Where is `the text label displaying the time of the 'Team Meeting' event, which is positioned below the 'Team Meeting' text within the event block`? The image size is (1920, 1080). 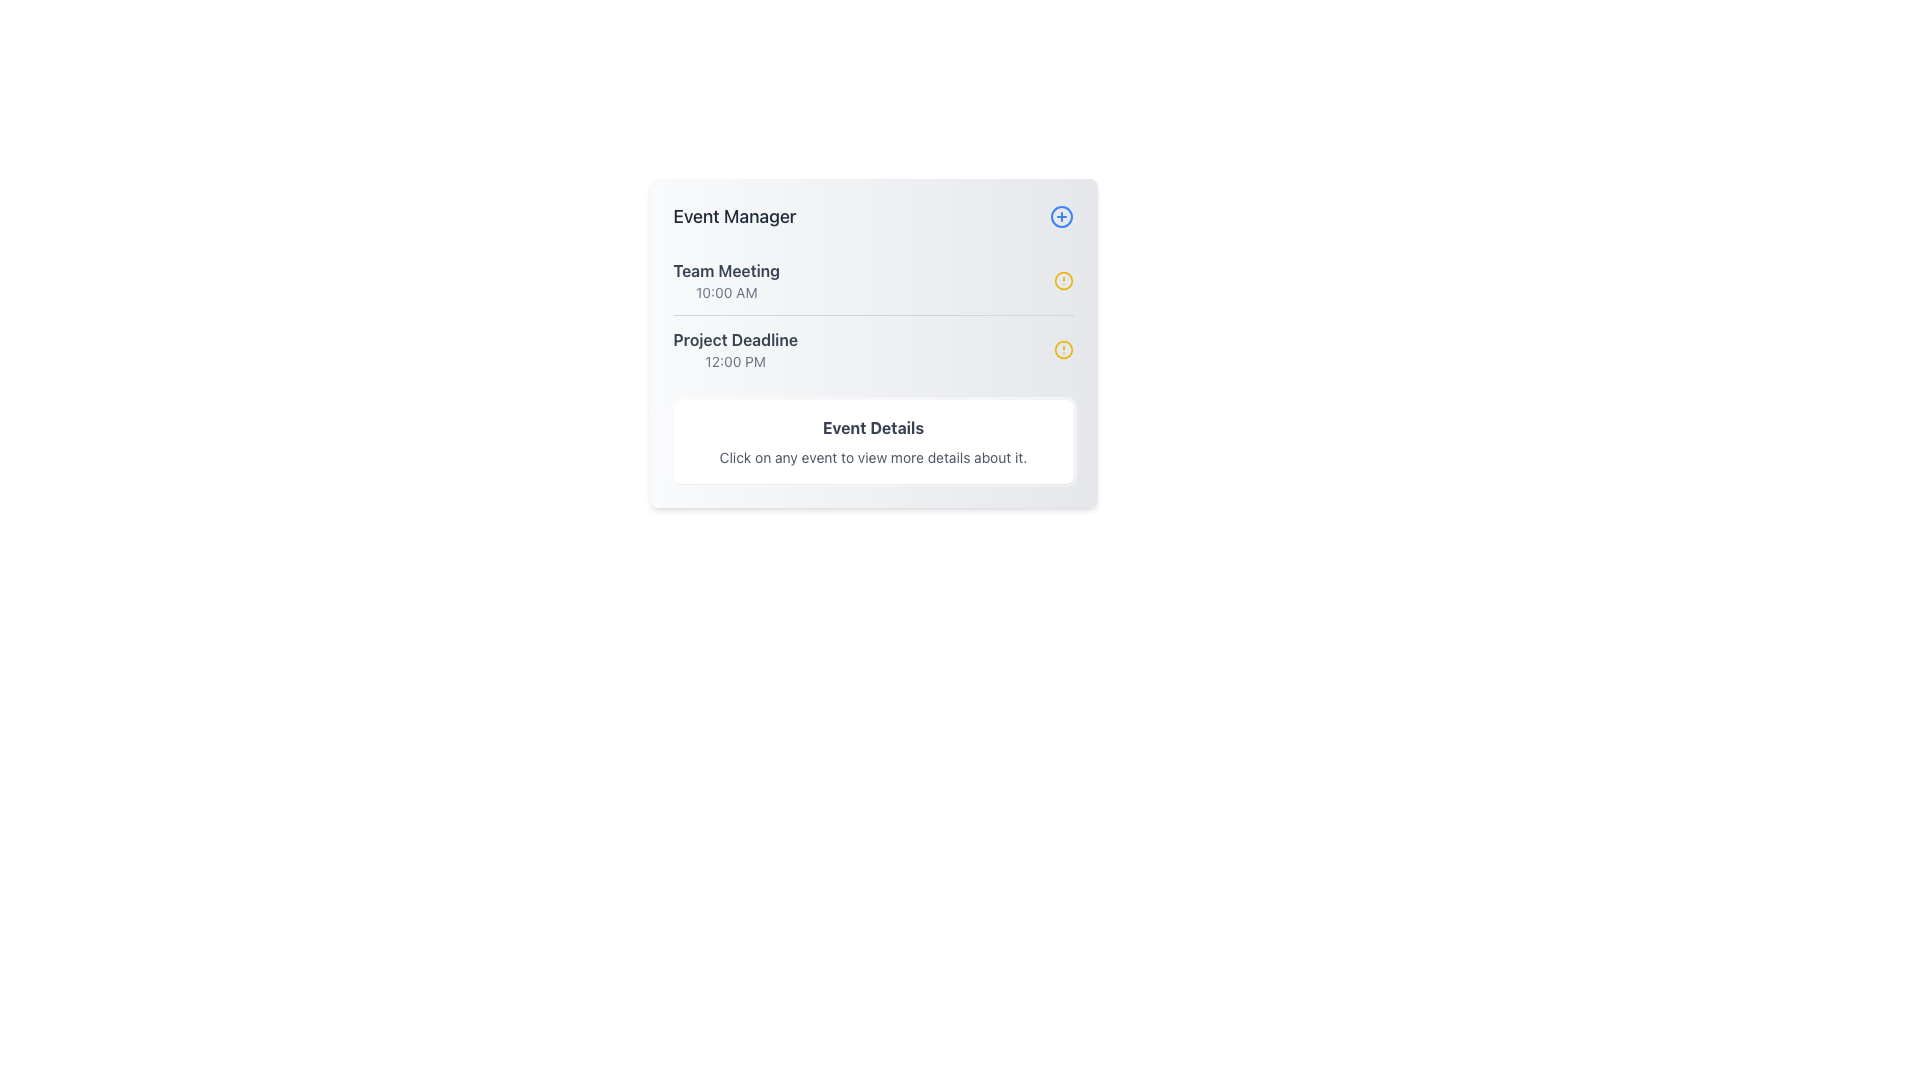 the text label displaying the time of the 'Team Meeting' event, which is positioned below the 'Team Meeting' text within the event block is located at coordinates (725, 293).